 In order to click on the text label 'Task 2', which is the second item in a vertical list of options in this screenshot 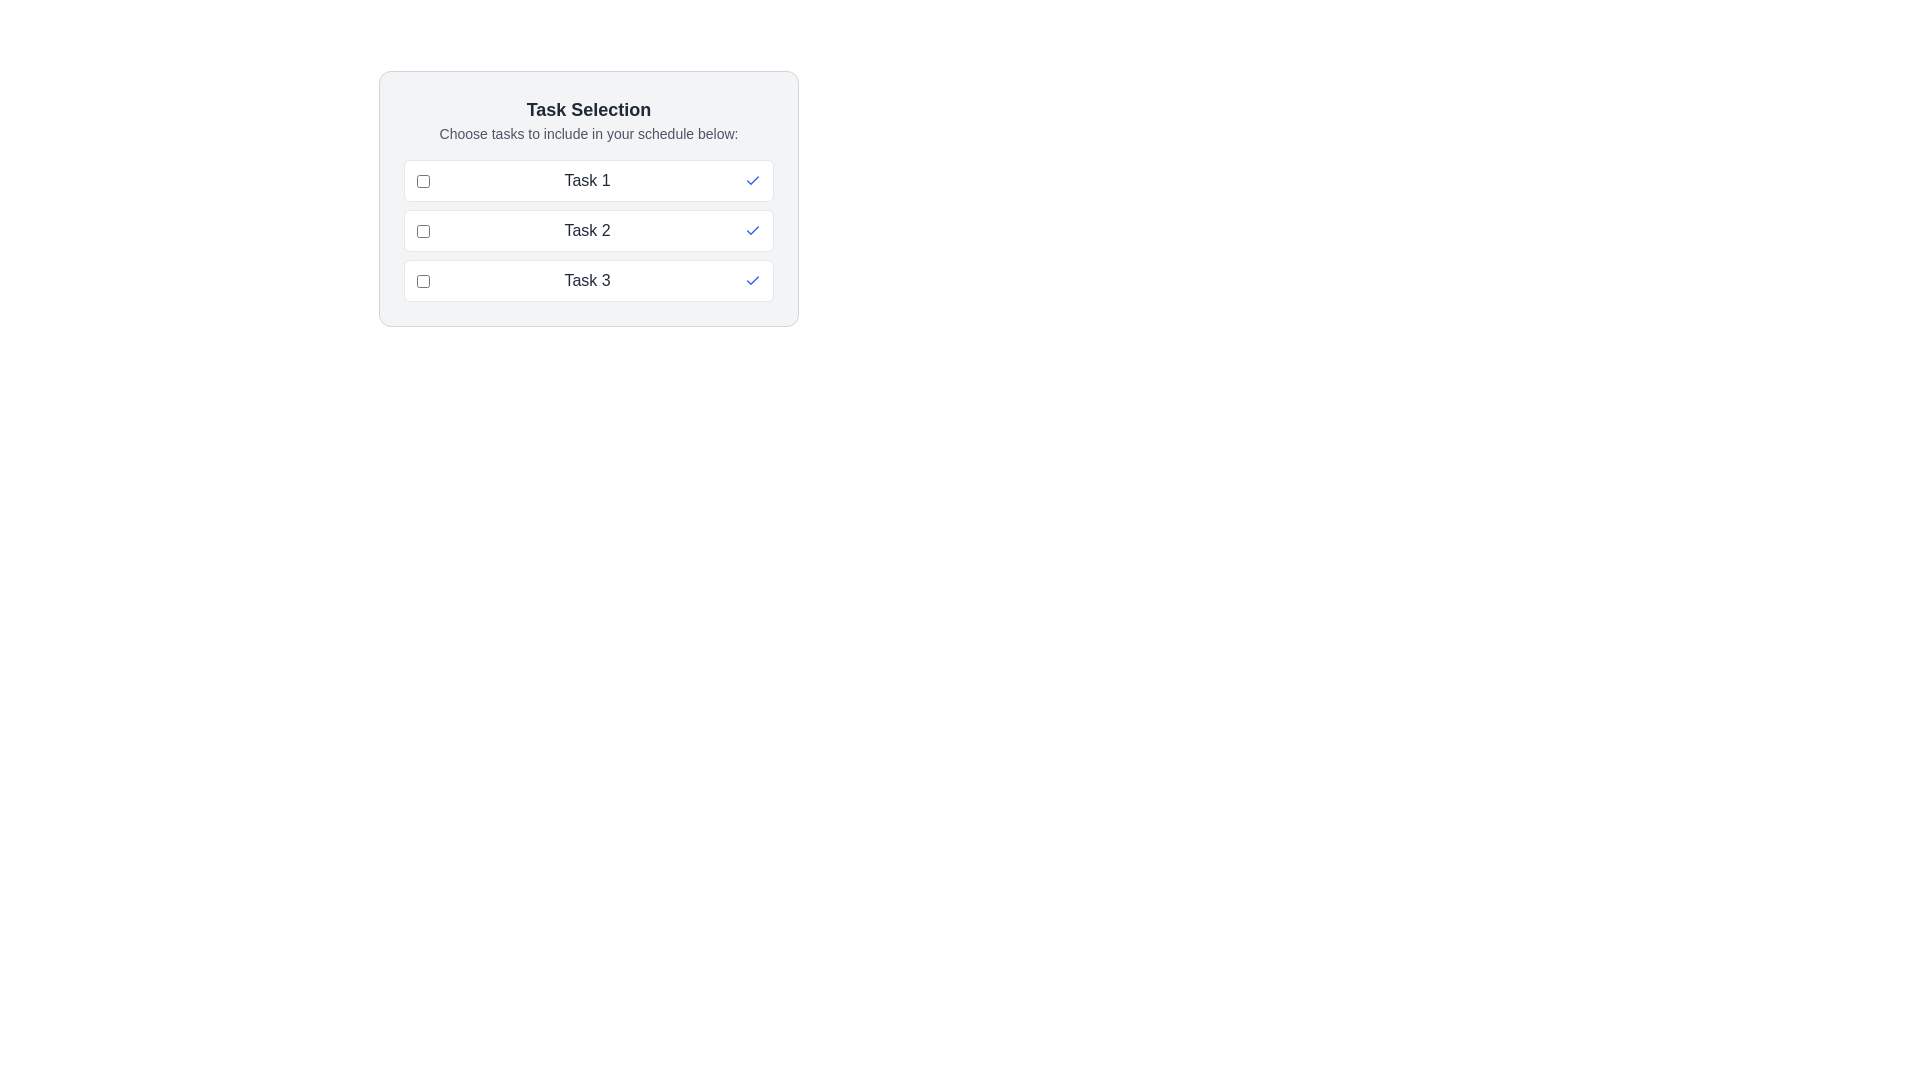, I will do `click(586, 230)`.